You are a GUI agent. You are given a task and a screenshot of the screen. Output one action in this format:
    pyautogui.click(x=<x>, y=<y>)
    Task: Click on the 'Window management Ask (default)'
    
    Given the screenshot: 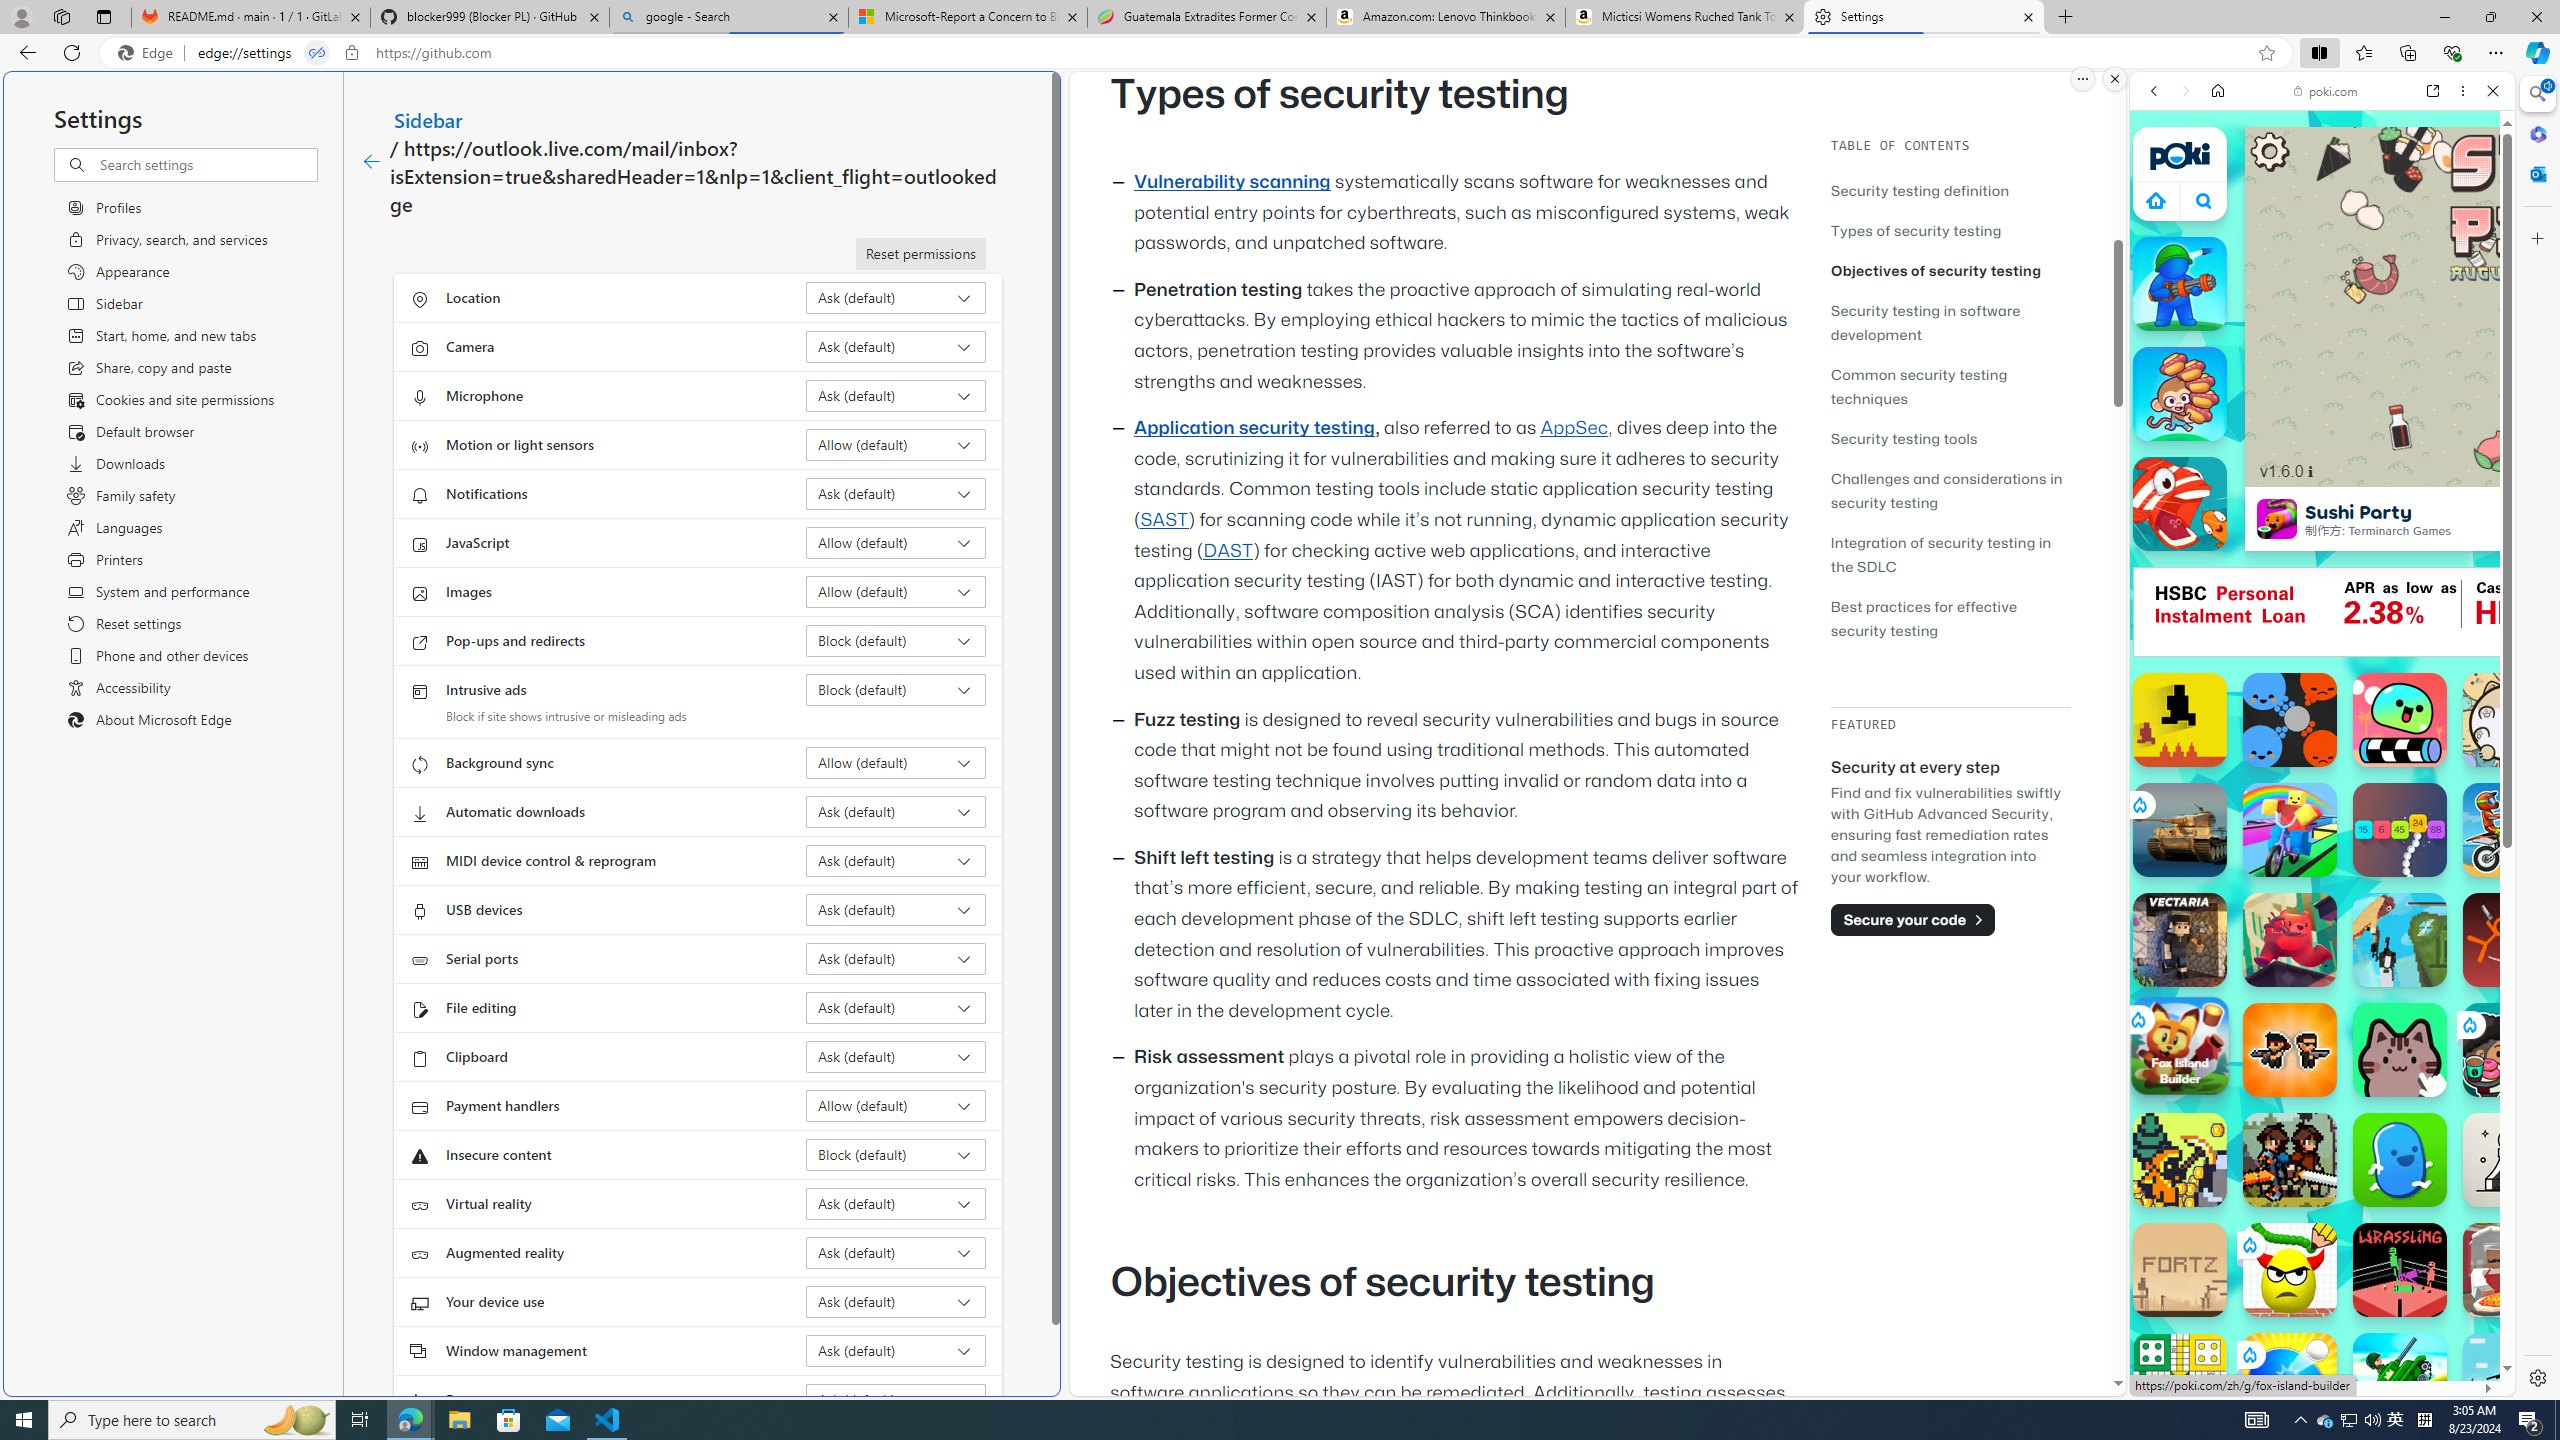 What is the action you would take?
    pyautogui.click(x=896, y=1349)
    